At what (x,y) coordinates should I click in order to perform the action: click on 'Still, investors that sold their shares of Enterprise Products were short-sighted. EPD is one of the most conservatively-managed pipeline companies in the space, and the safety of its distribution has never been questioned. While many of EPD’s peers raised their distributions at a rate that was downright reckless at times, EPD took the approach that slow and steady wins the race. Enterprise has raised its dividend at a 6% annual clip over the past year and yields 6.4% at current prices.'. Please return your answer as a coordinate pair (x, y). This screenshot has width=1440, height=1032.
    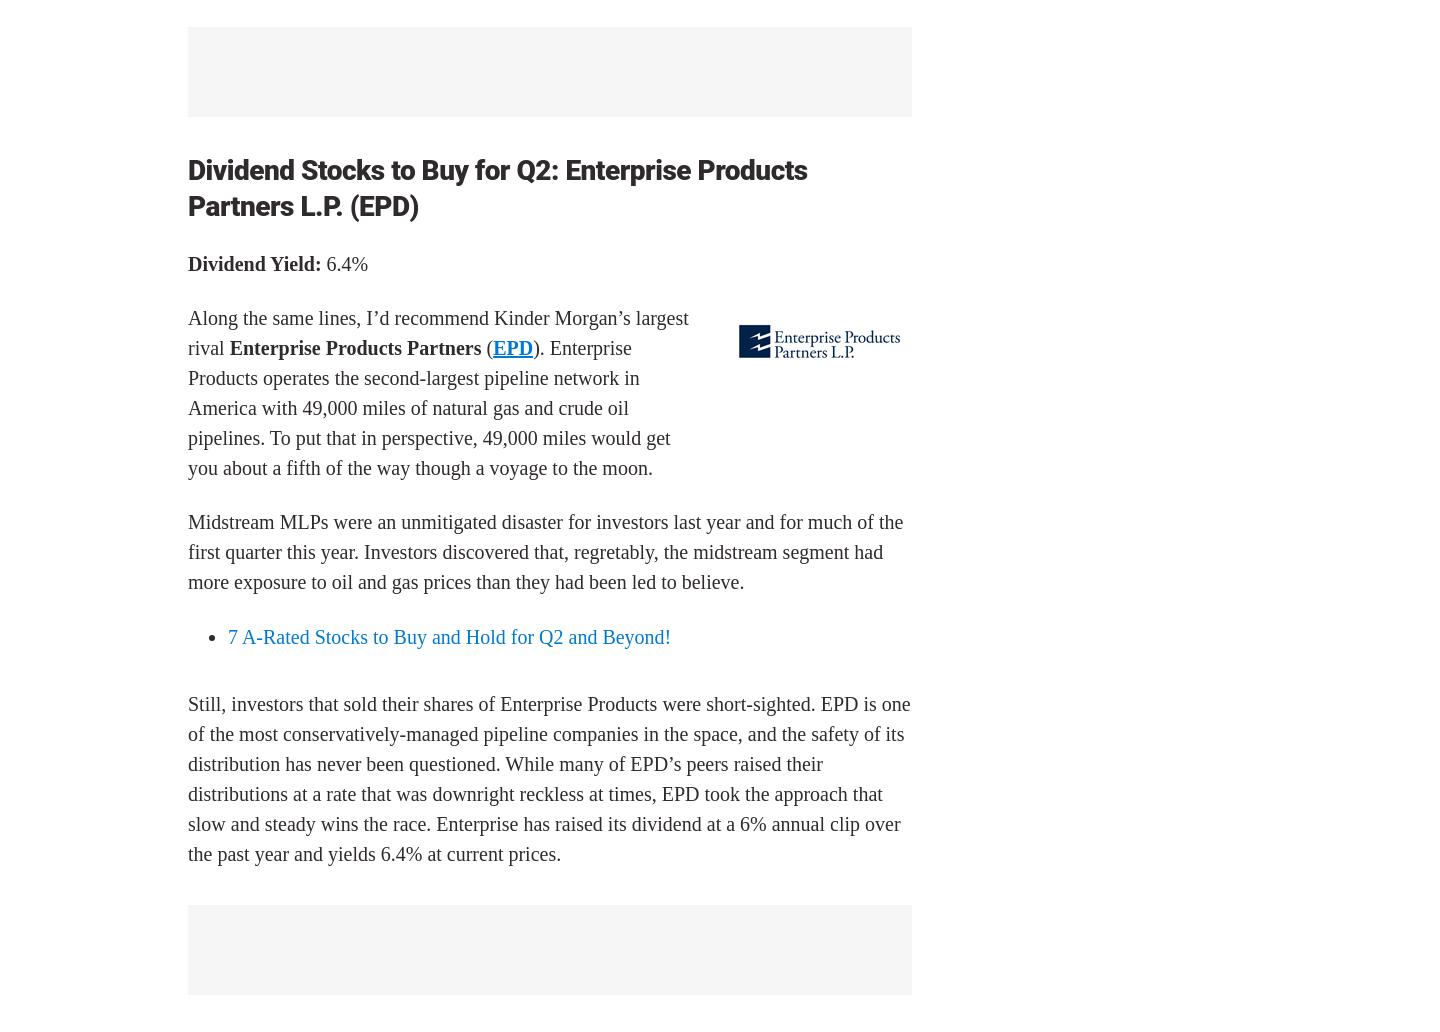
    Looking at the image, I should click on (548, 778).